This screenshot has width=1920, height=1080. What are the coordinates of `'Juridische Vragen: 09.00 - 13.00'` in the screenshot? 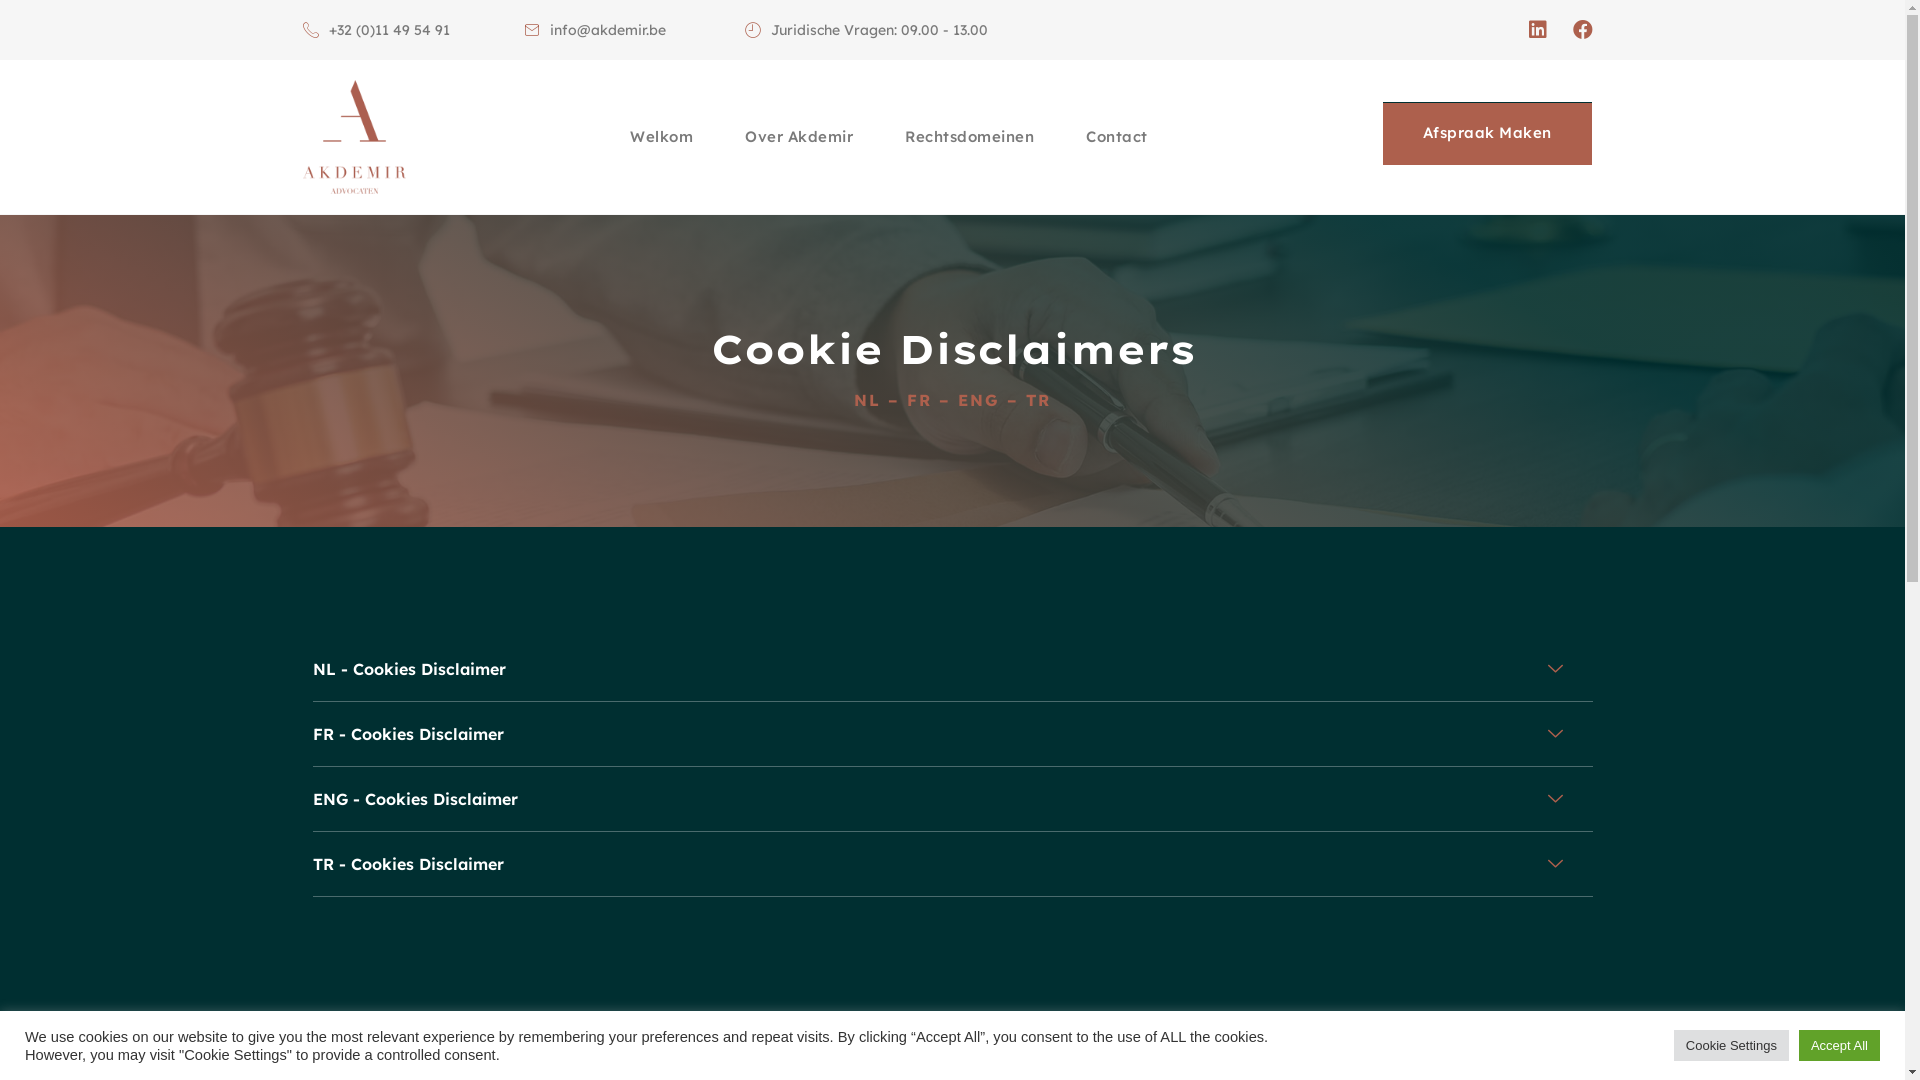 It's located at (865, 30).